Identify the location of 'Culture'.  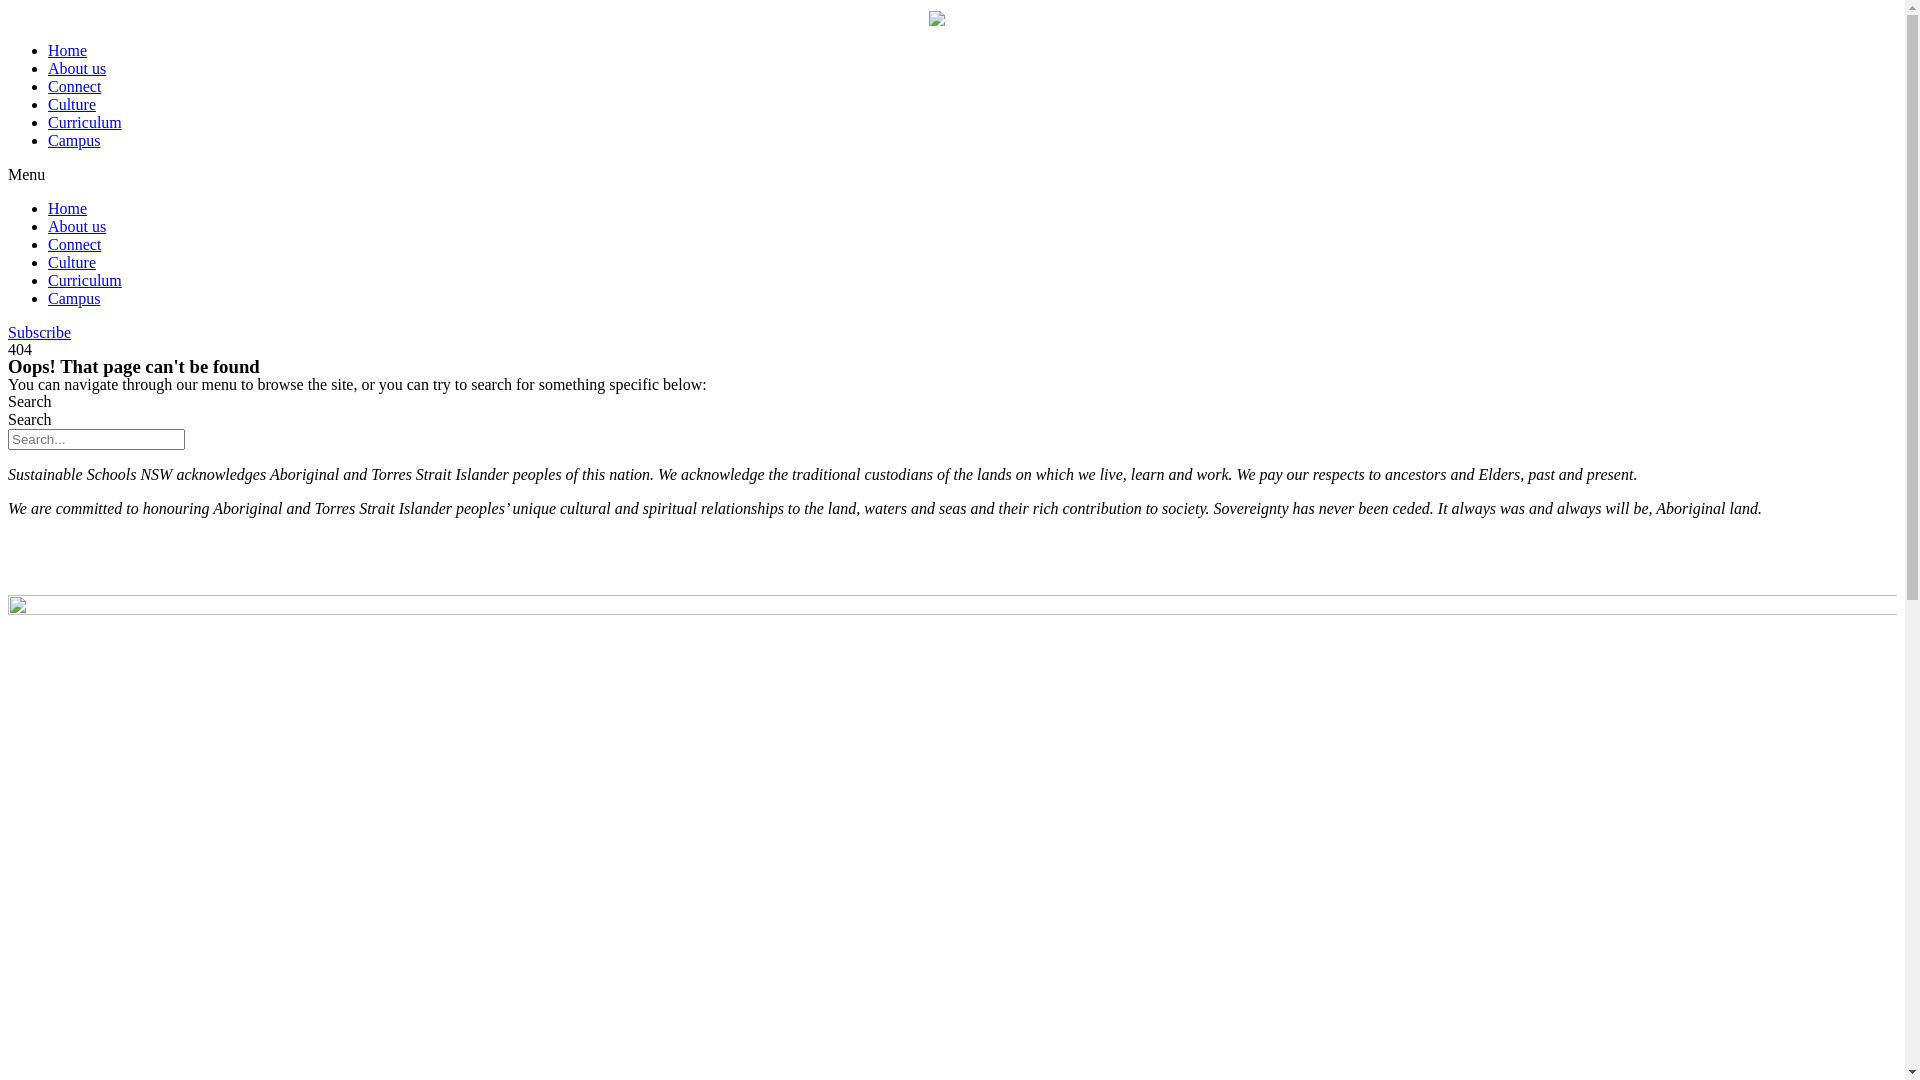
(72, 104).